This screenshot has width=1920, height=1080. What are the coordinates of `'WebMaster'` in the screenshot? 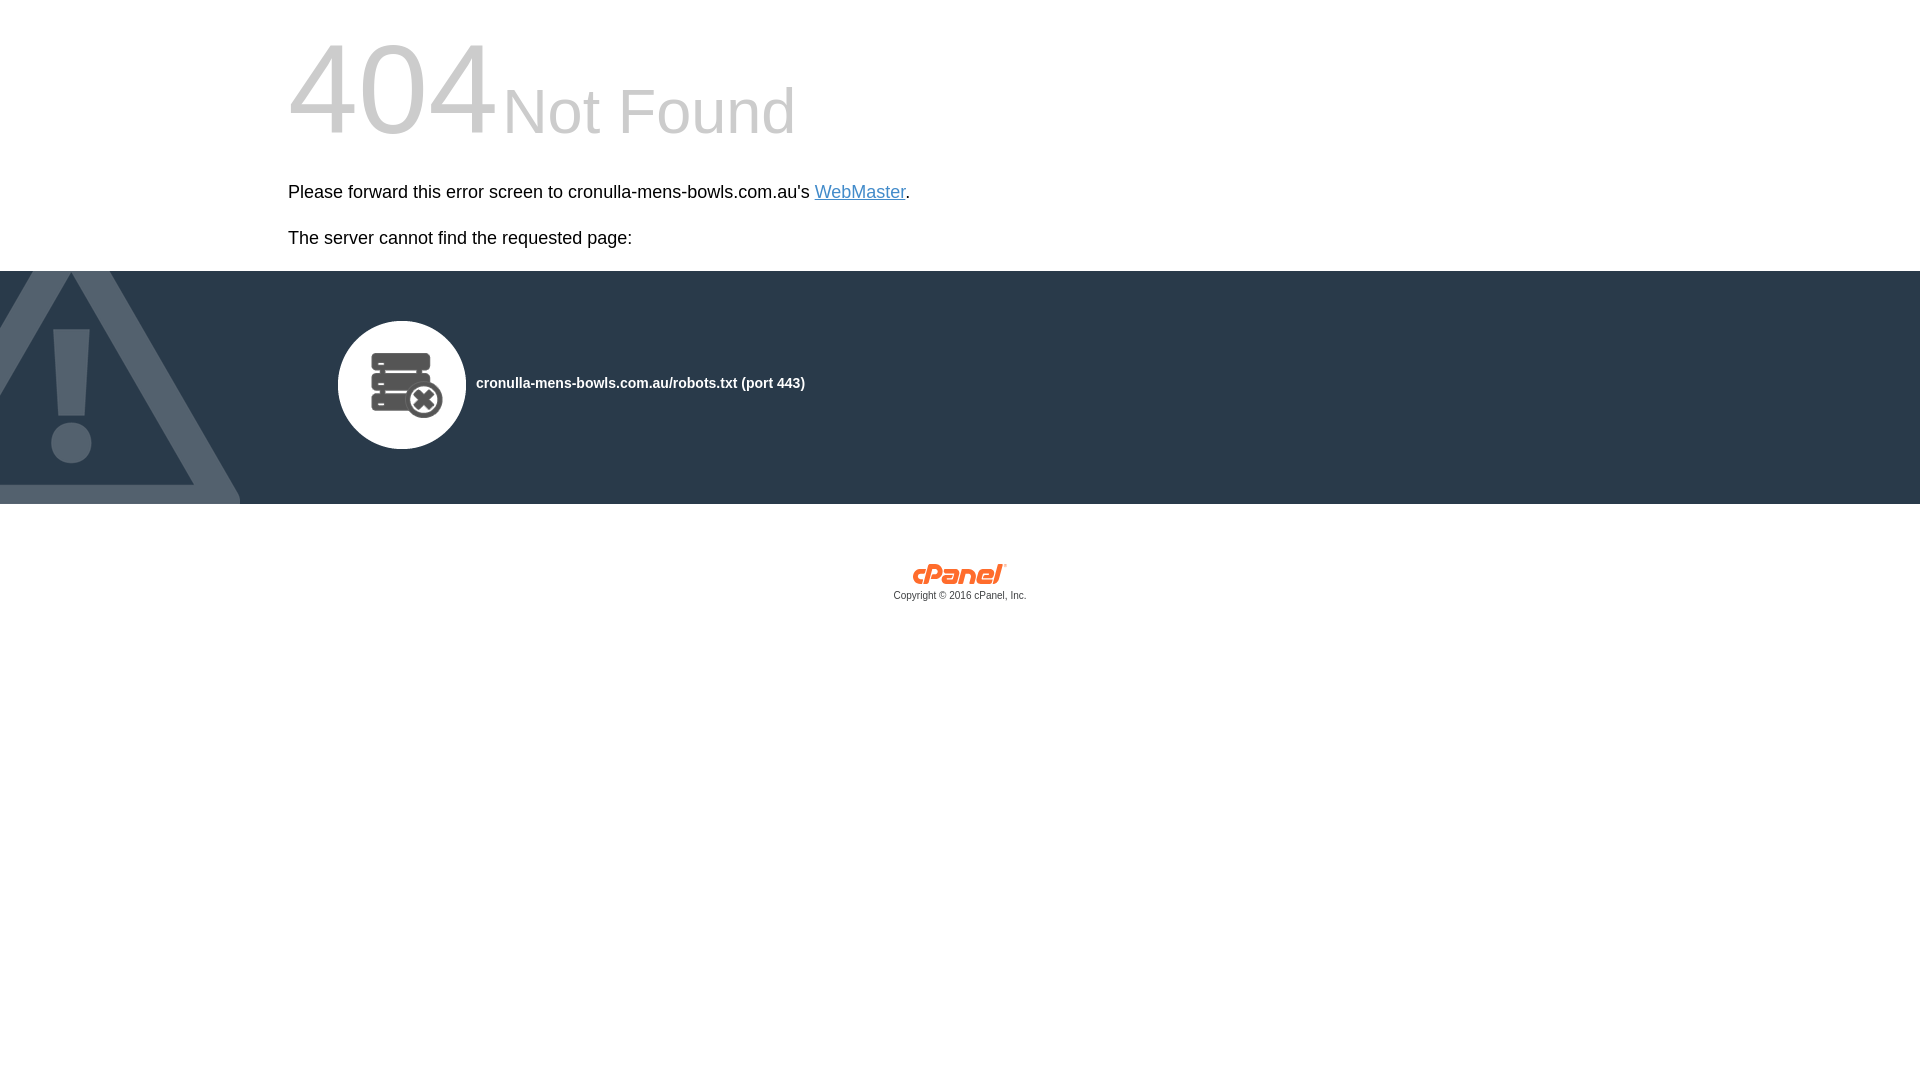 It's located at (815, 192).